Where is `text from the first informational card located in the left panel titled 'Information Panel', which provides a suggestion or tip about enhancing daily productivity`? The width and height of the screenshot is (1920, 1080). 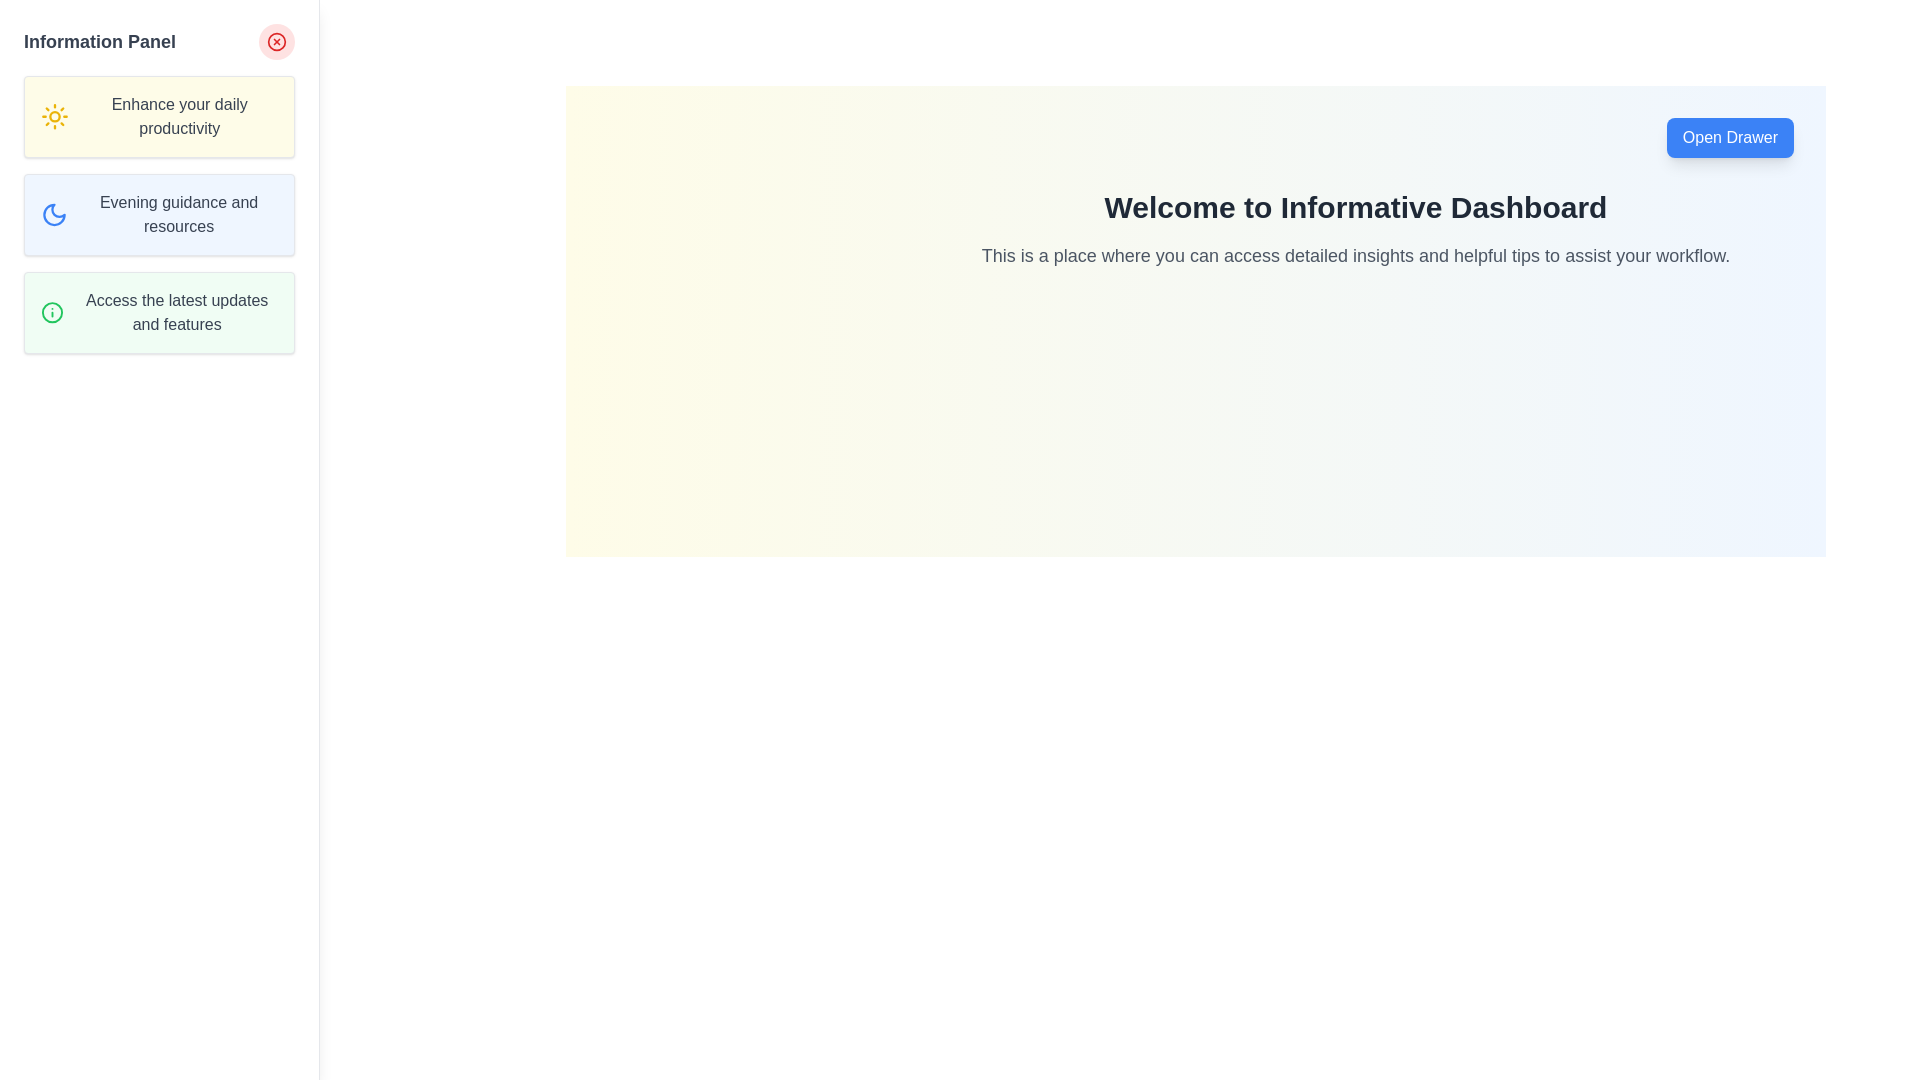 text from the first informational card located in the left panel titled 'Information Panel', which provides a suggestion or tip about enhancing daily productivity is located at coordinates (158, 116).